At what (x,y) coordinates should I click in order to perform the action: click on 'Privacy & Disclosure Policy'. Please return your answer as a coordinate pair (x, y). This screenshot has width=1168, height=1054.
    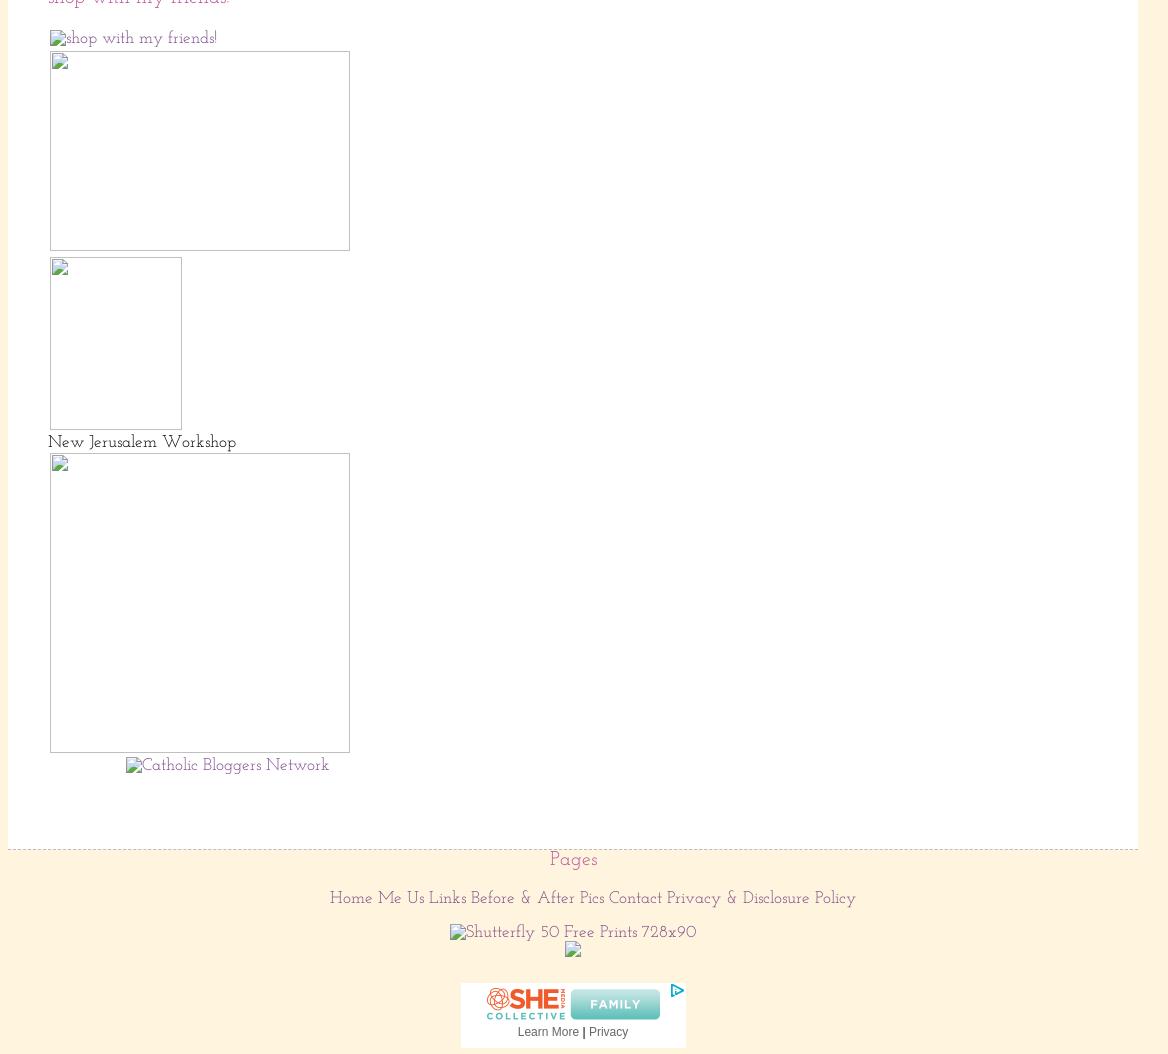
    Looking at the image, I should click on (761, 896).